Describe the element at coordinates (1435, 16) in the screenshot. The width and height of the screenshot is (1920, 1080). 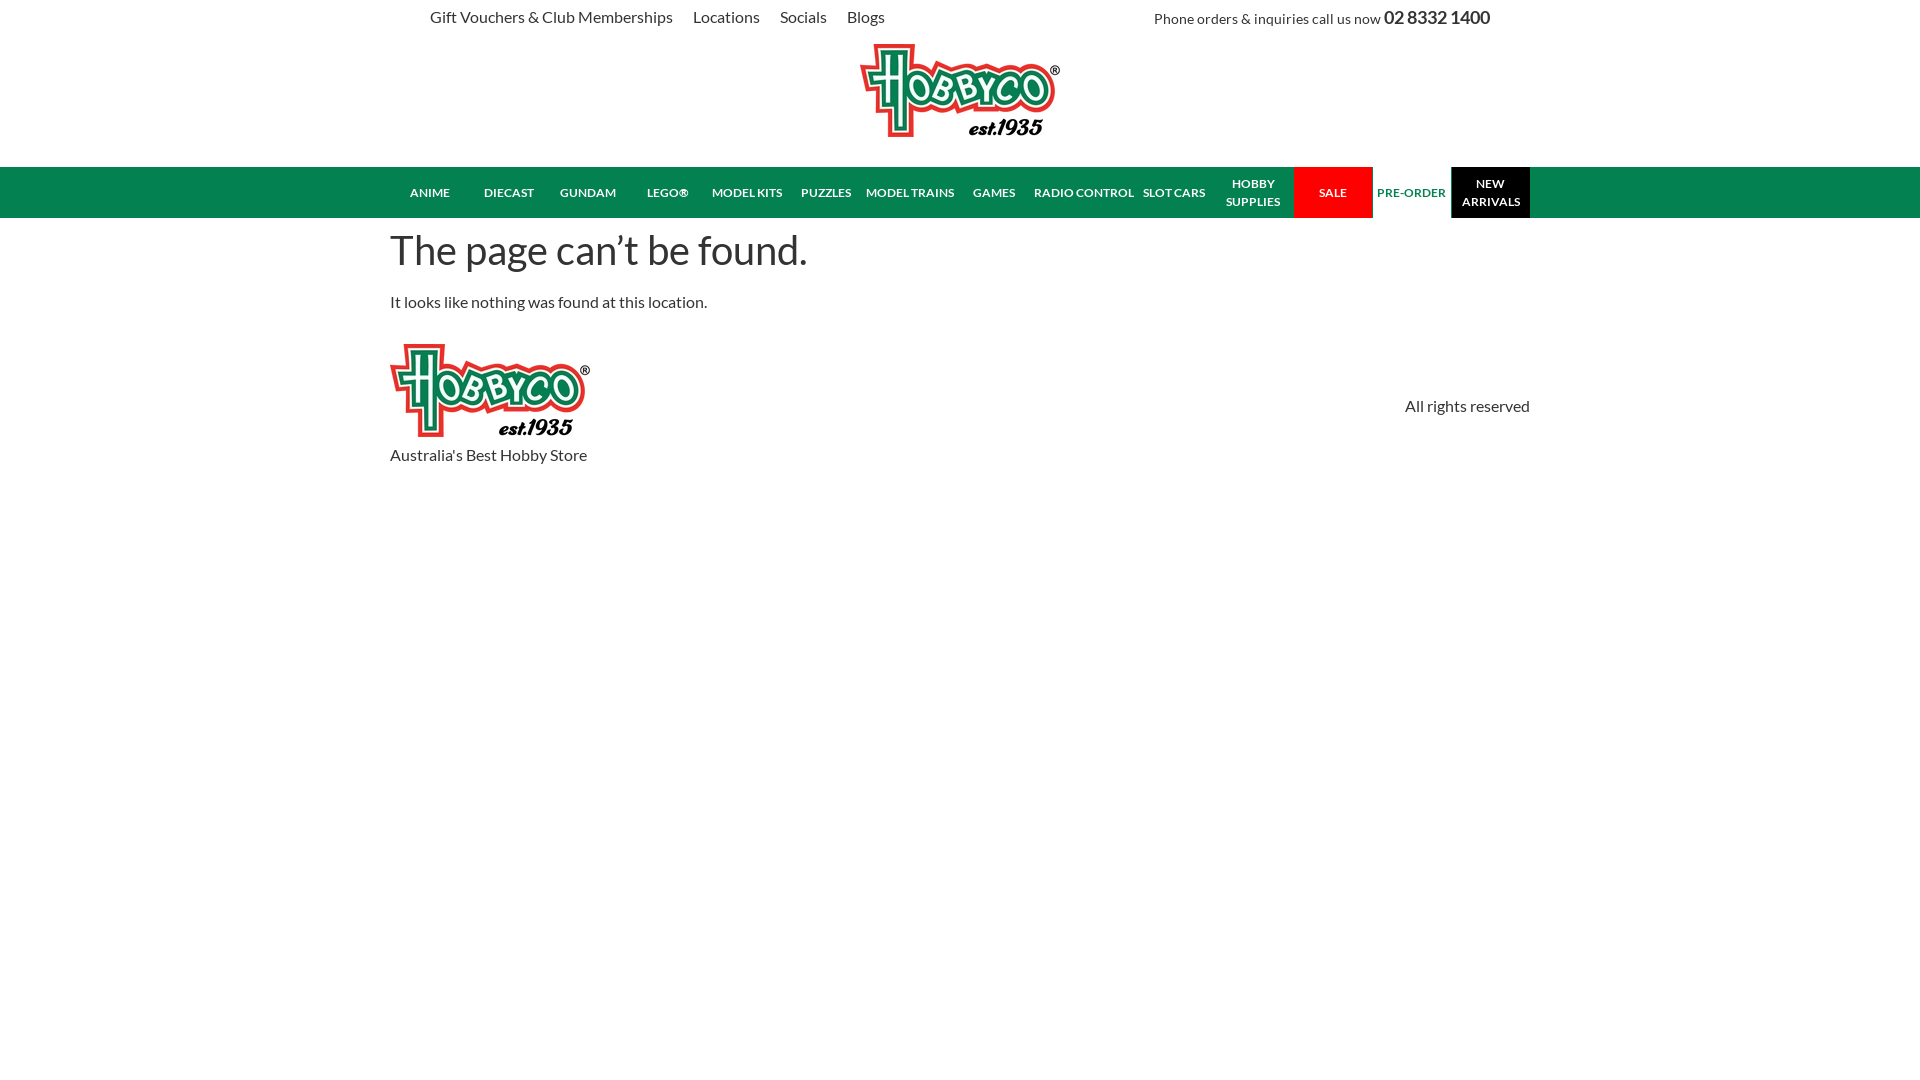
I see `'02 8332 1400'` at that location.